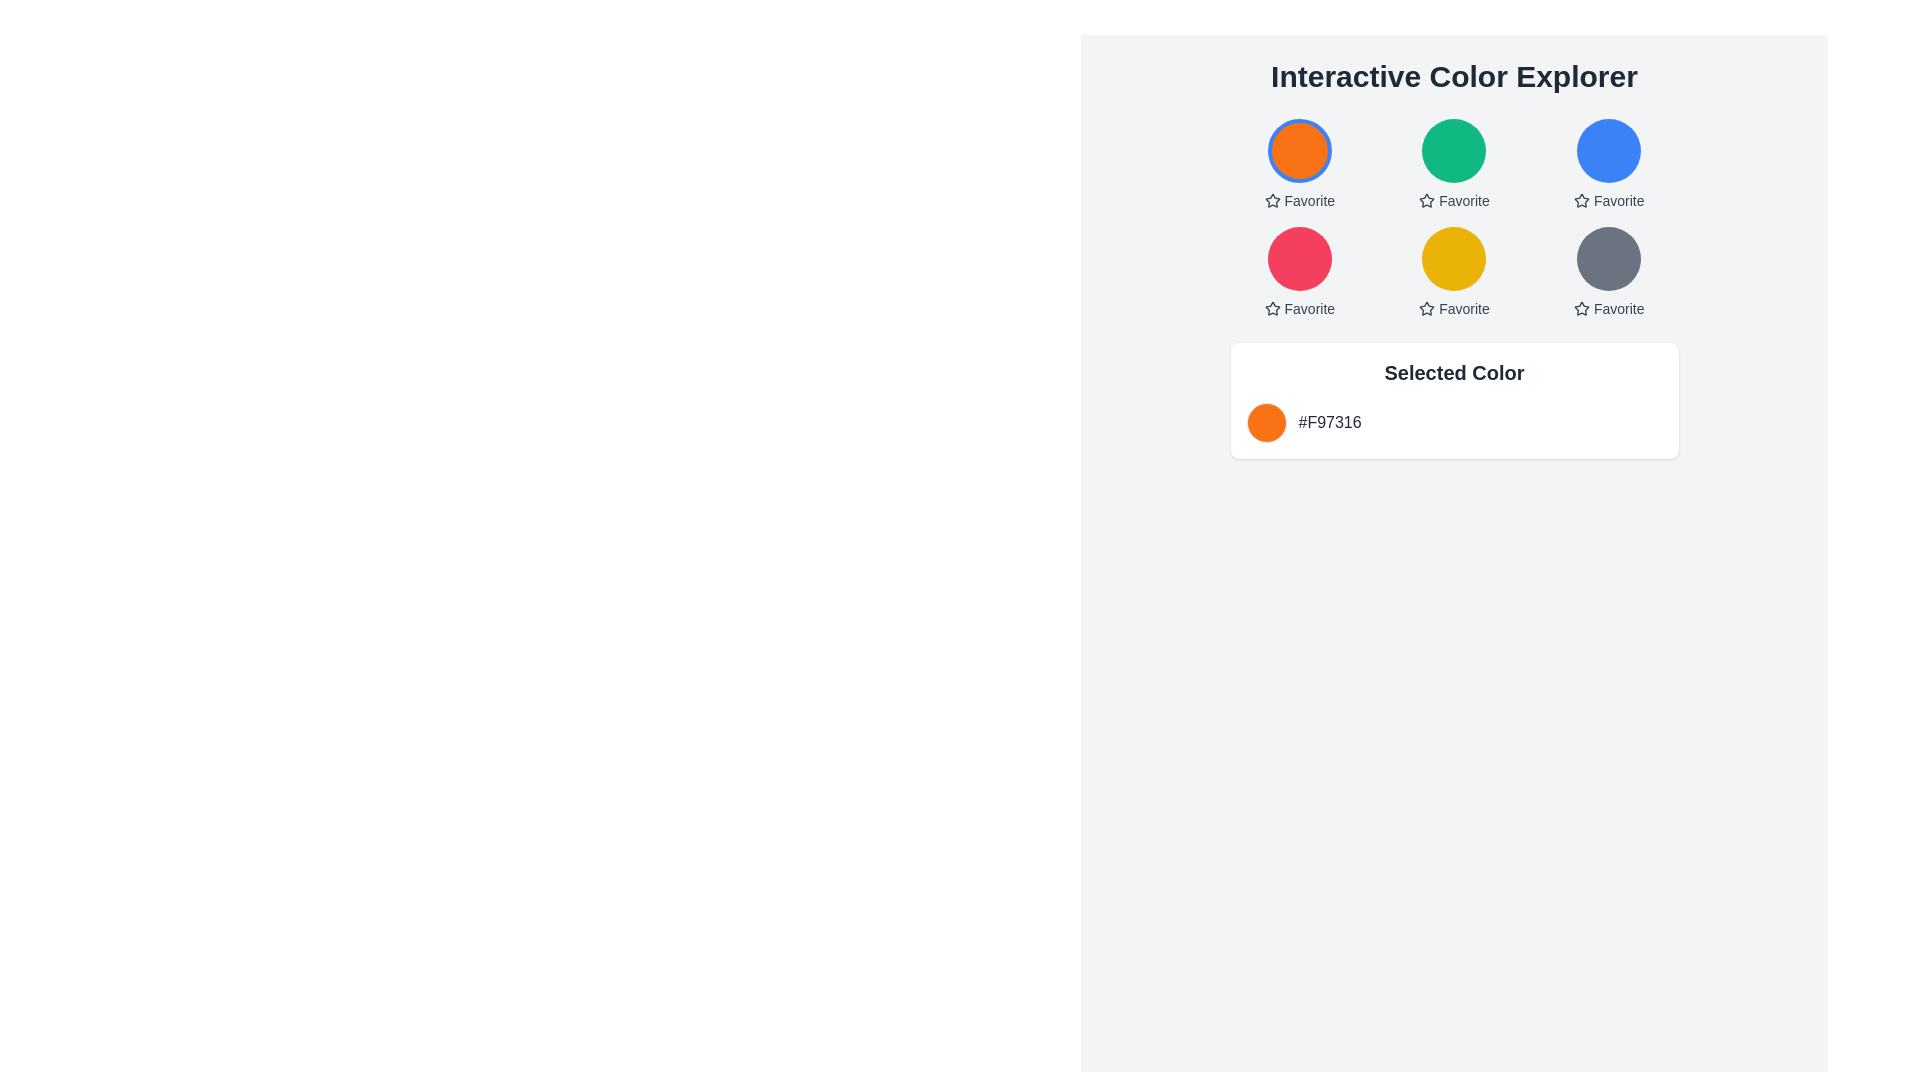  I want to click on the text label reading 'Favorite' which is located in the top row, third column of the grid layout, next to a star icon, so click(1619, 200).